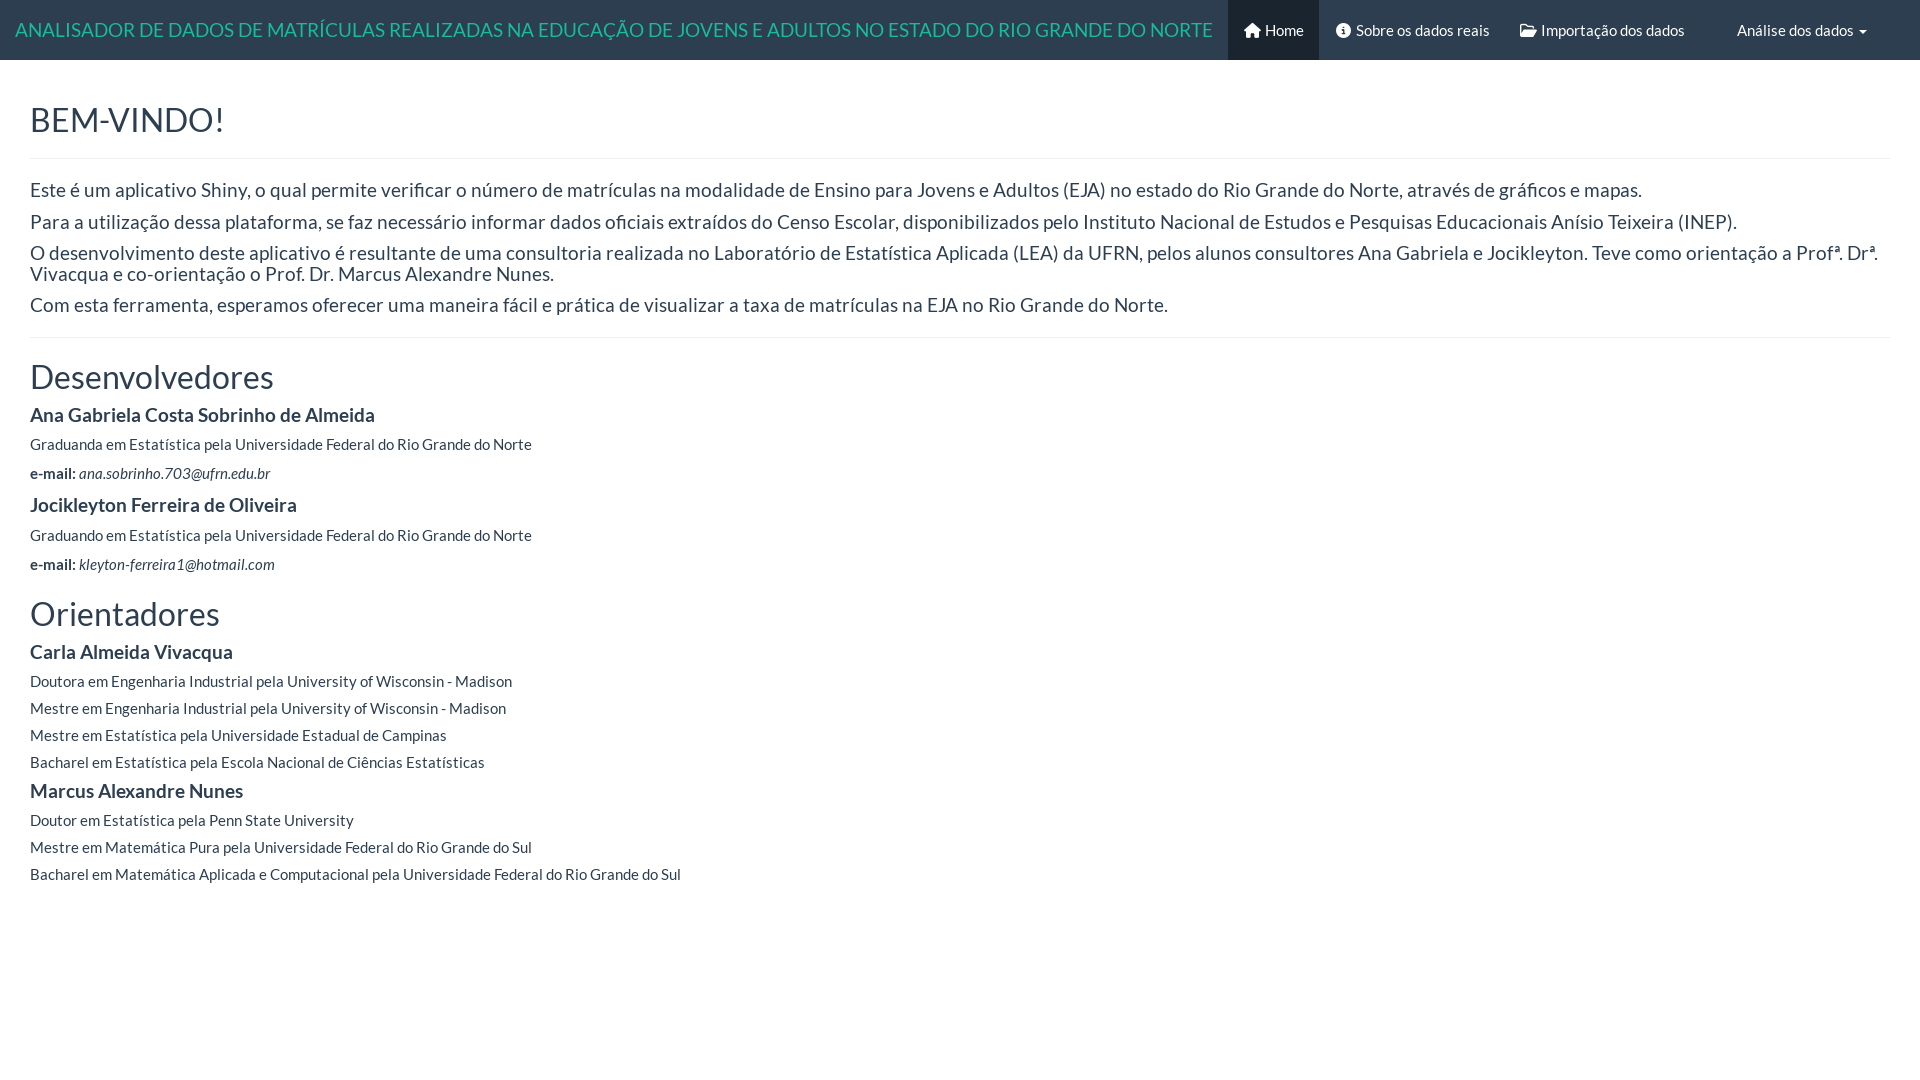 The image size is (1920, 1080). What do you see at coordinates (1272, 30) in the screenshot?
I see `'Home'` at bounding box center [1272, 30].